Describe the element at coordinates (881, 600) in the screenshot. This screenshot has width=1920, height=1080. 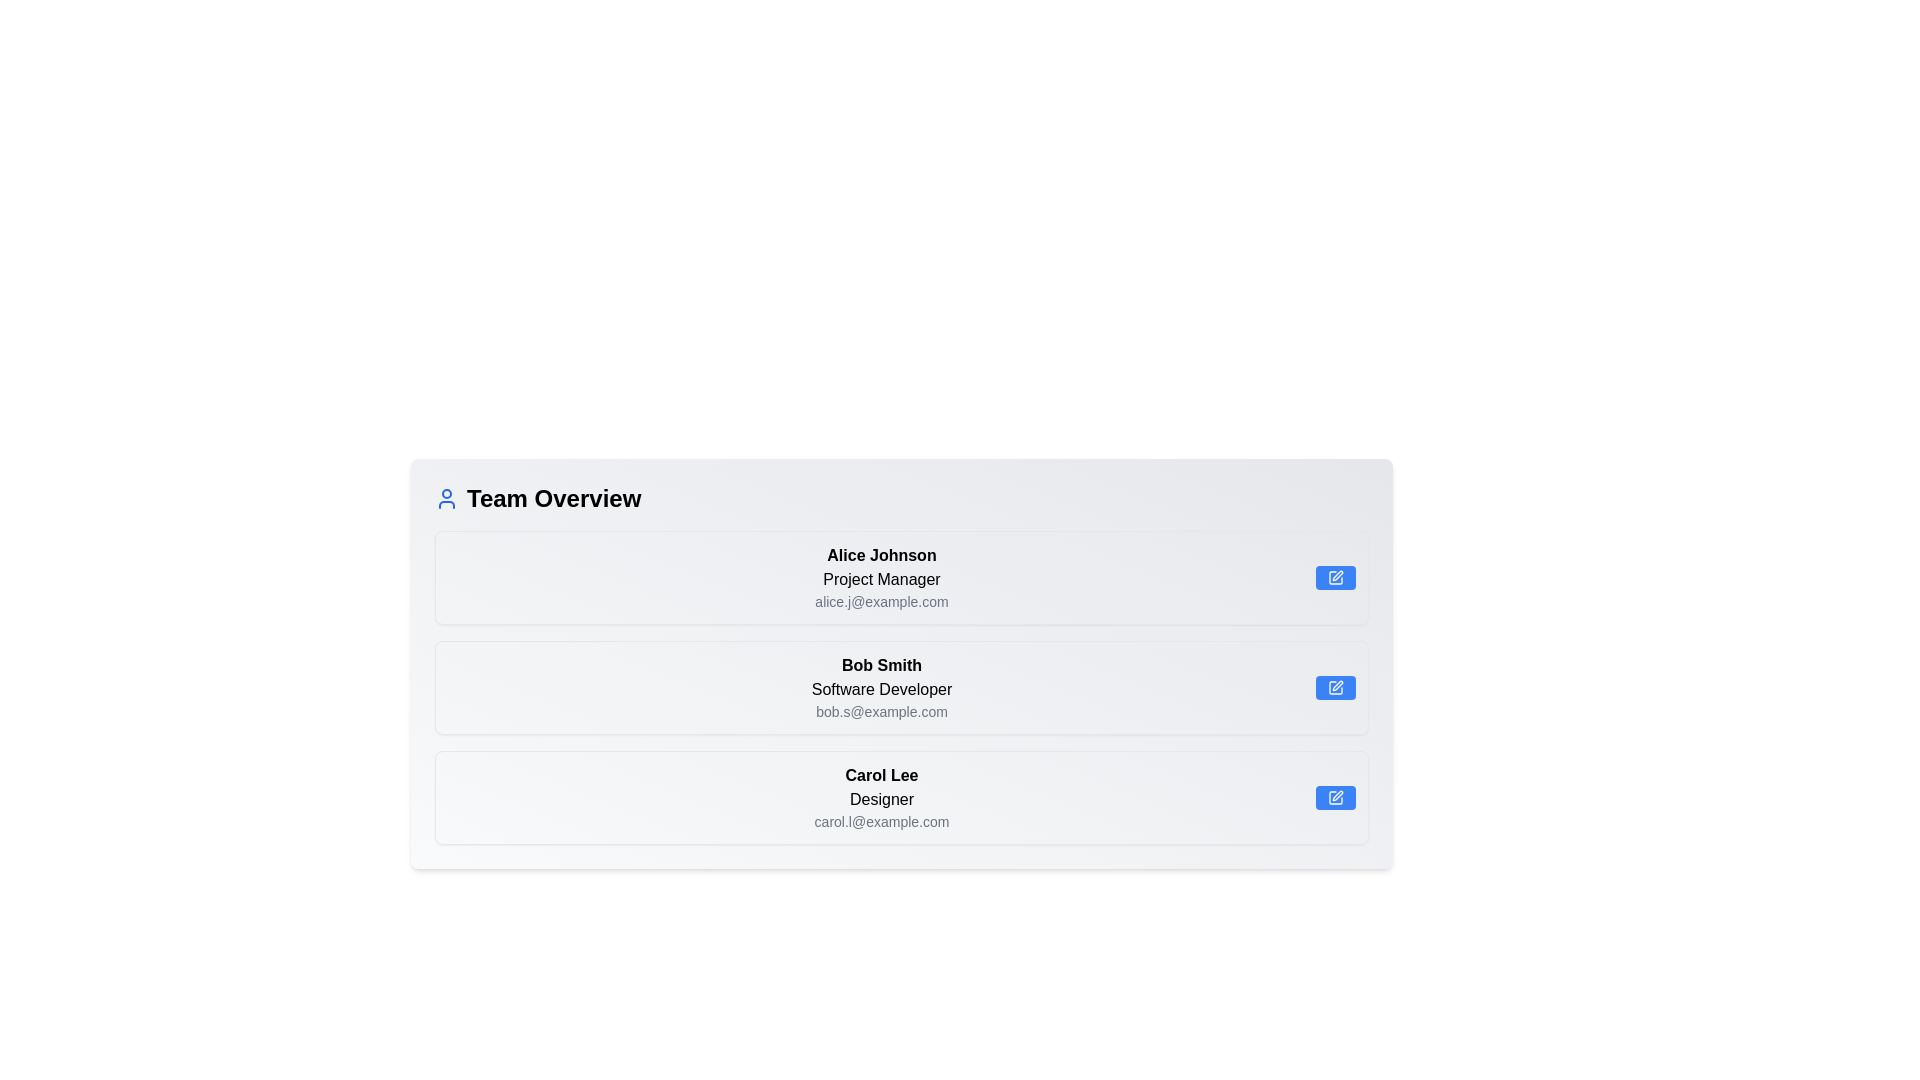
I see `text content displayed in the text node showing the email address 'alice.j@example.com', which is located beneath the name 'Alice Johnson' and the role 'Project Manager' in the 'Team Overview' section` at that location.